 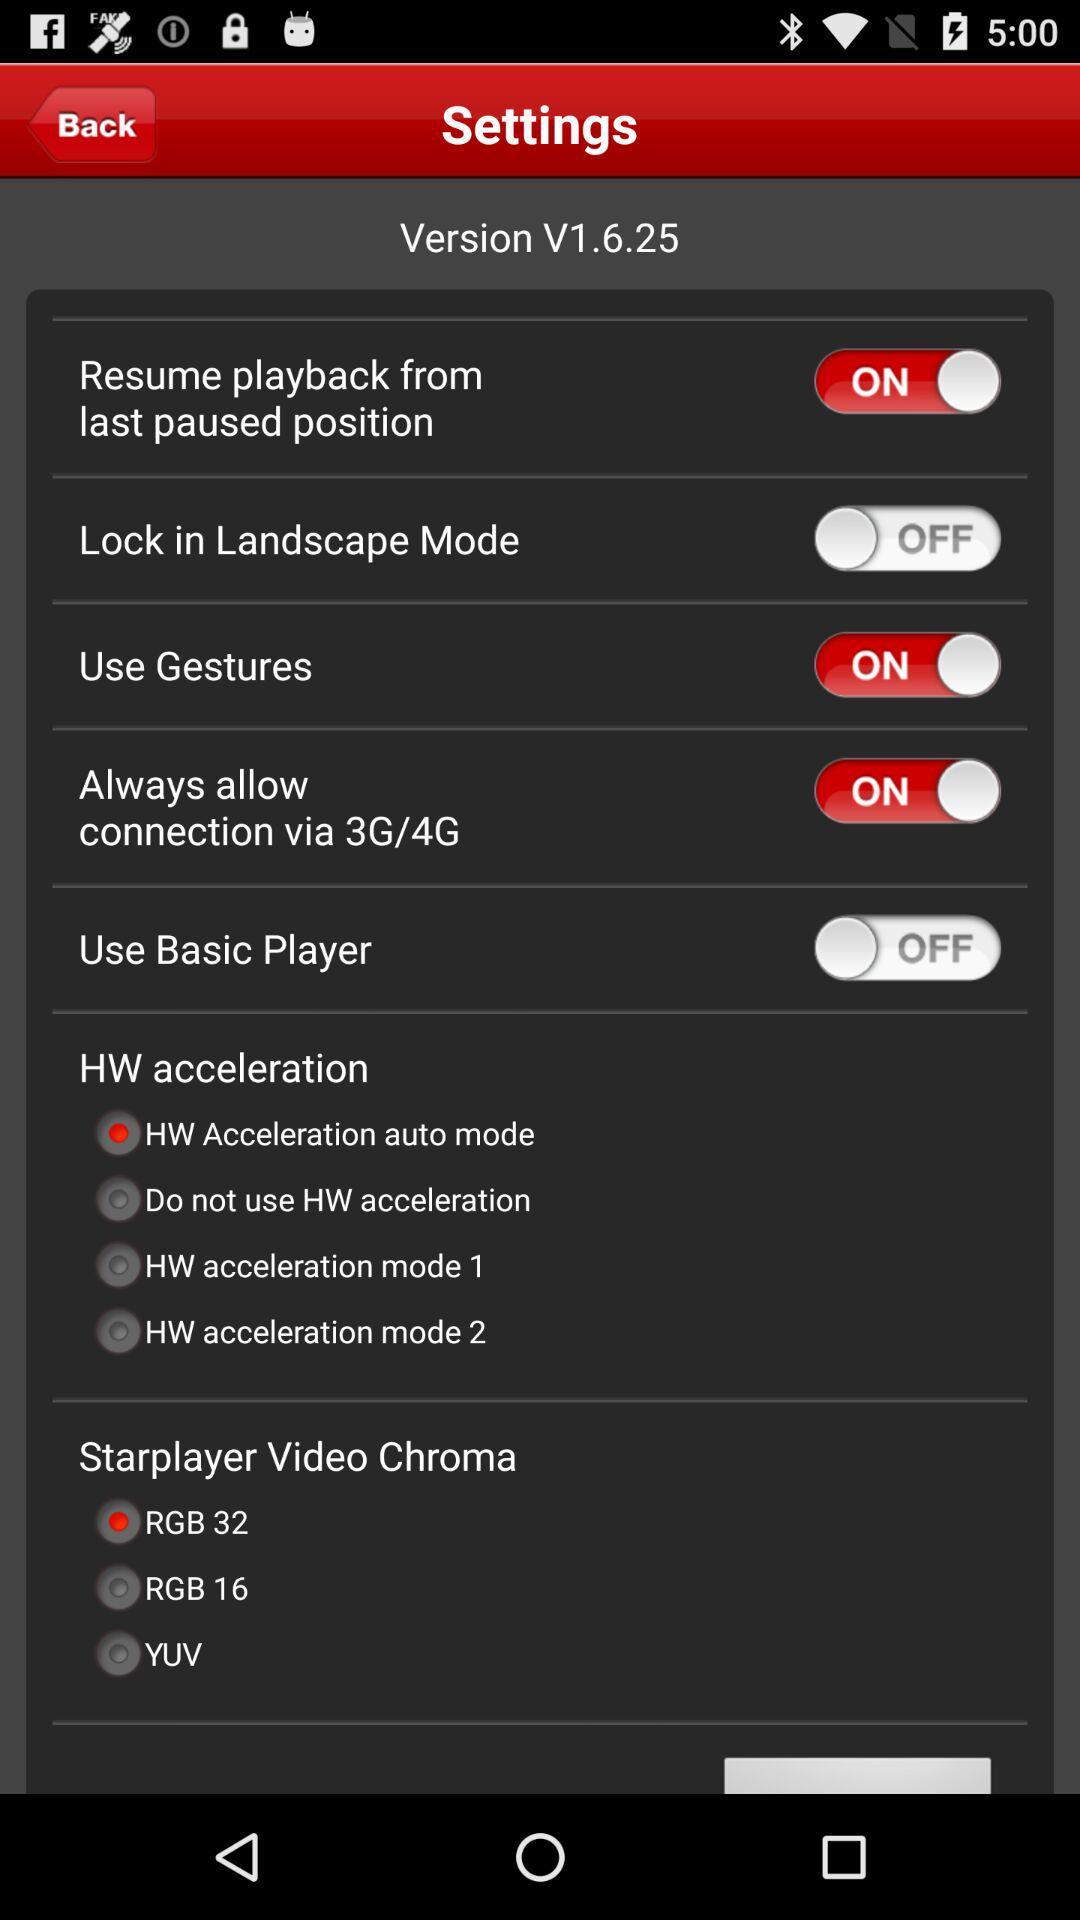 I want to click on lock in landscape mode, so click(x=907, y=538).